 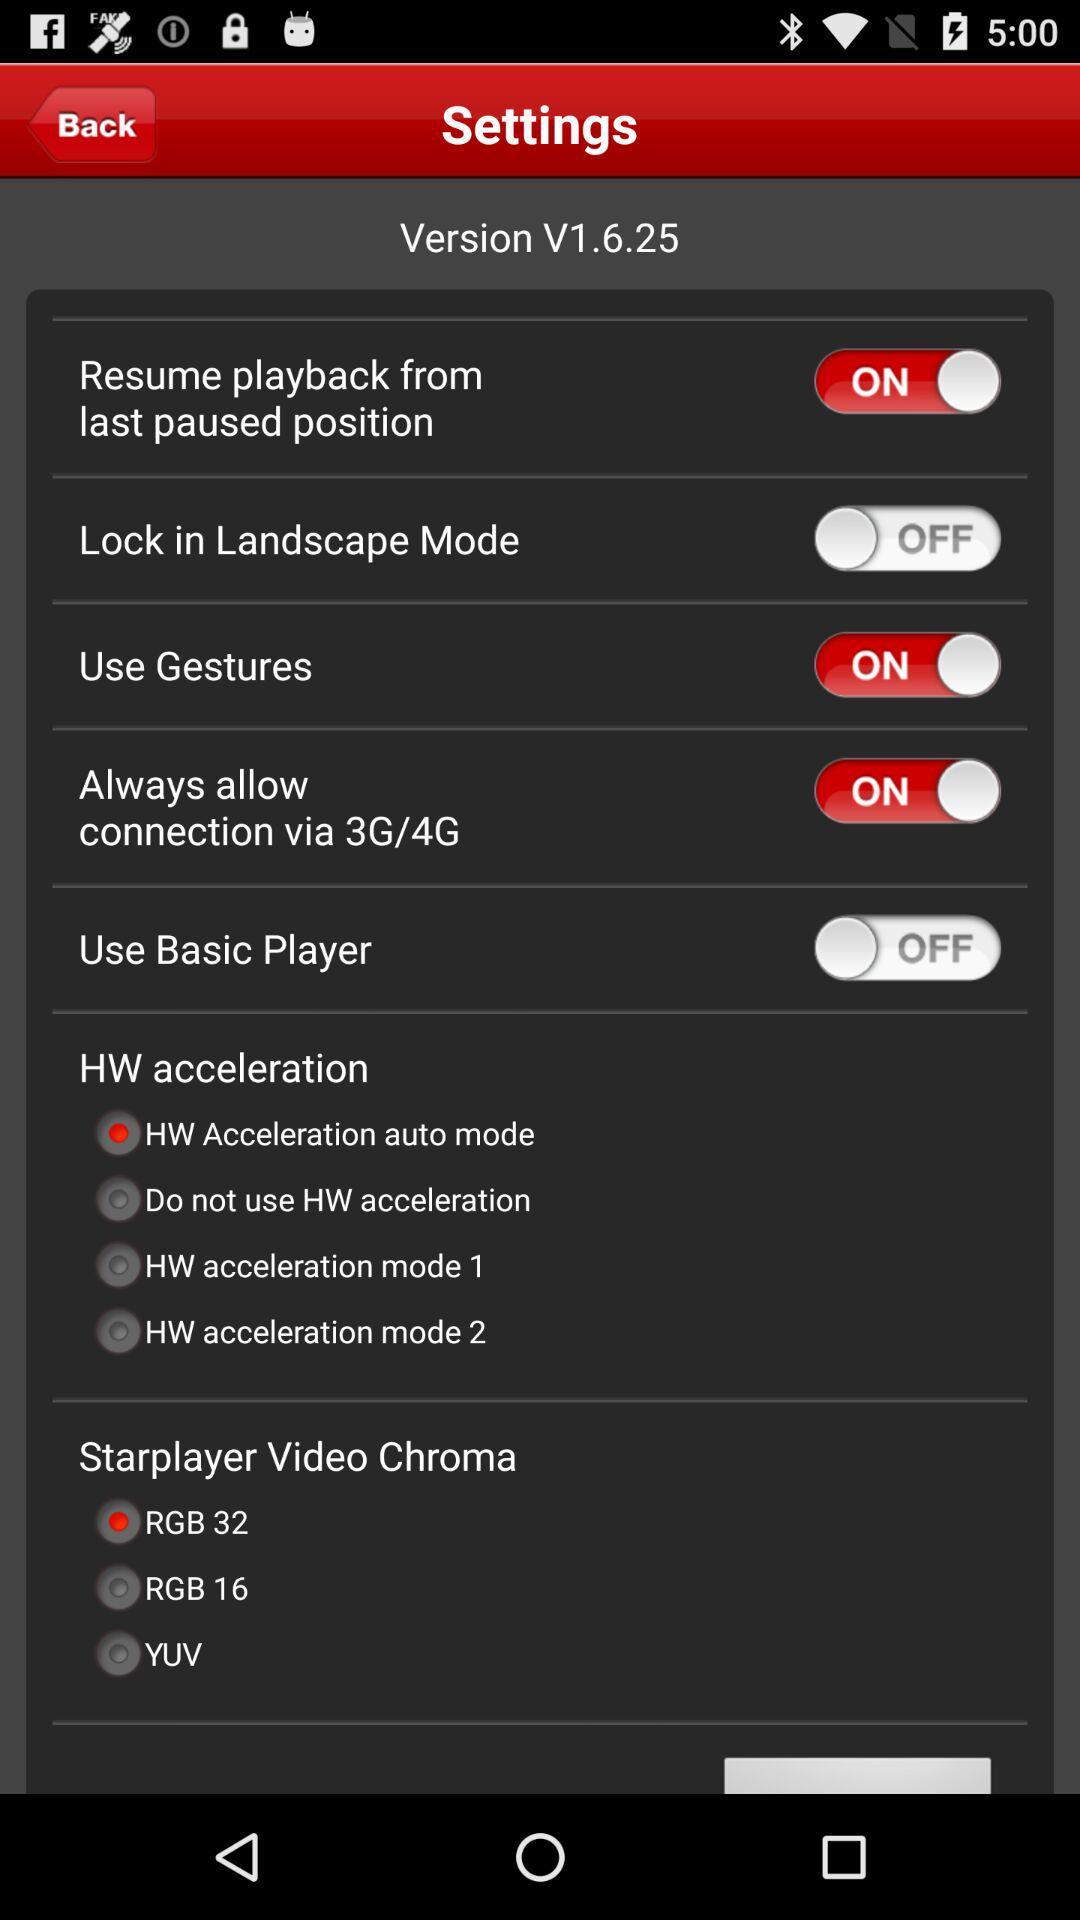 I want to click on lock in landscape mode, so click(x=907, y=538).